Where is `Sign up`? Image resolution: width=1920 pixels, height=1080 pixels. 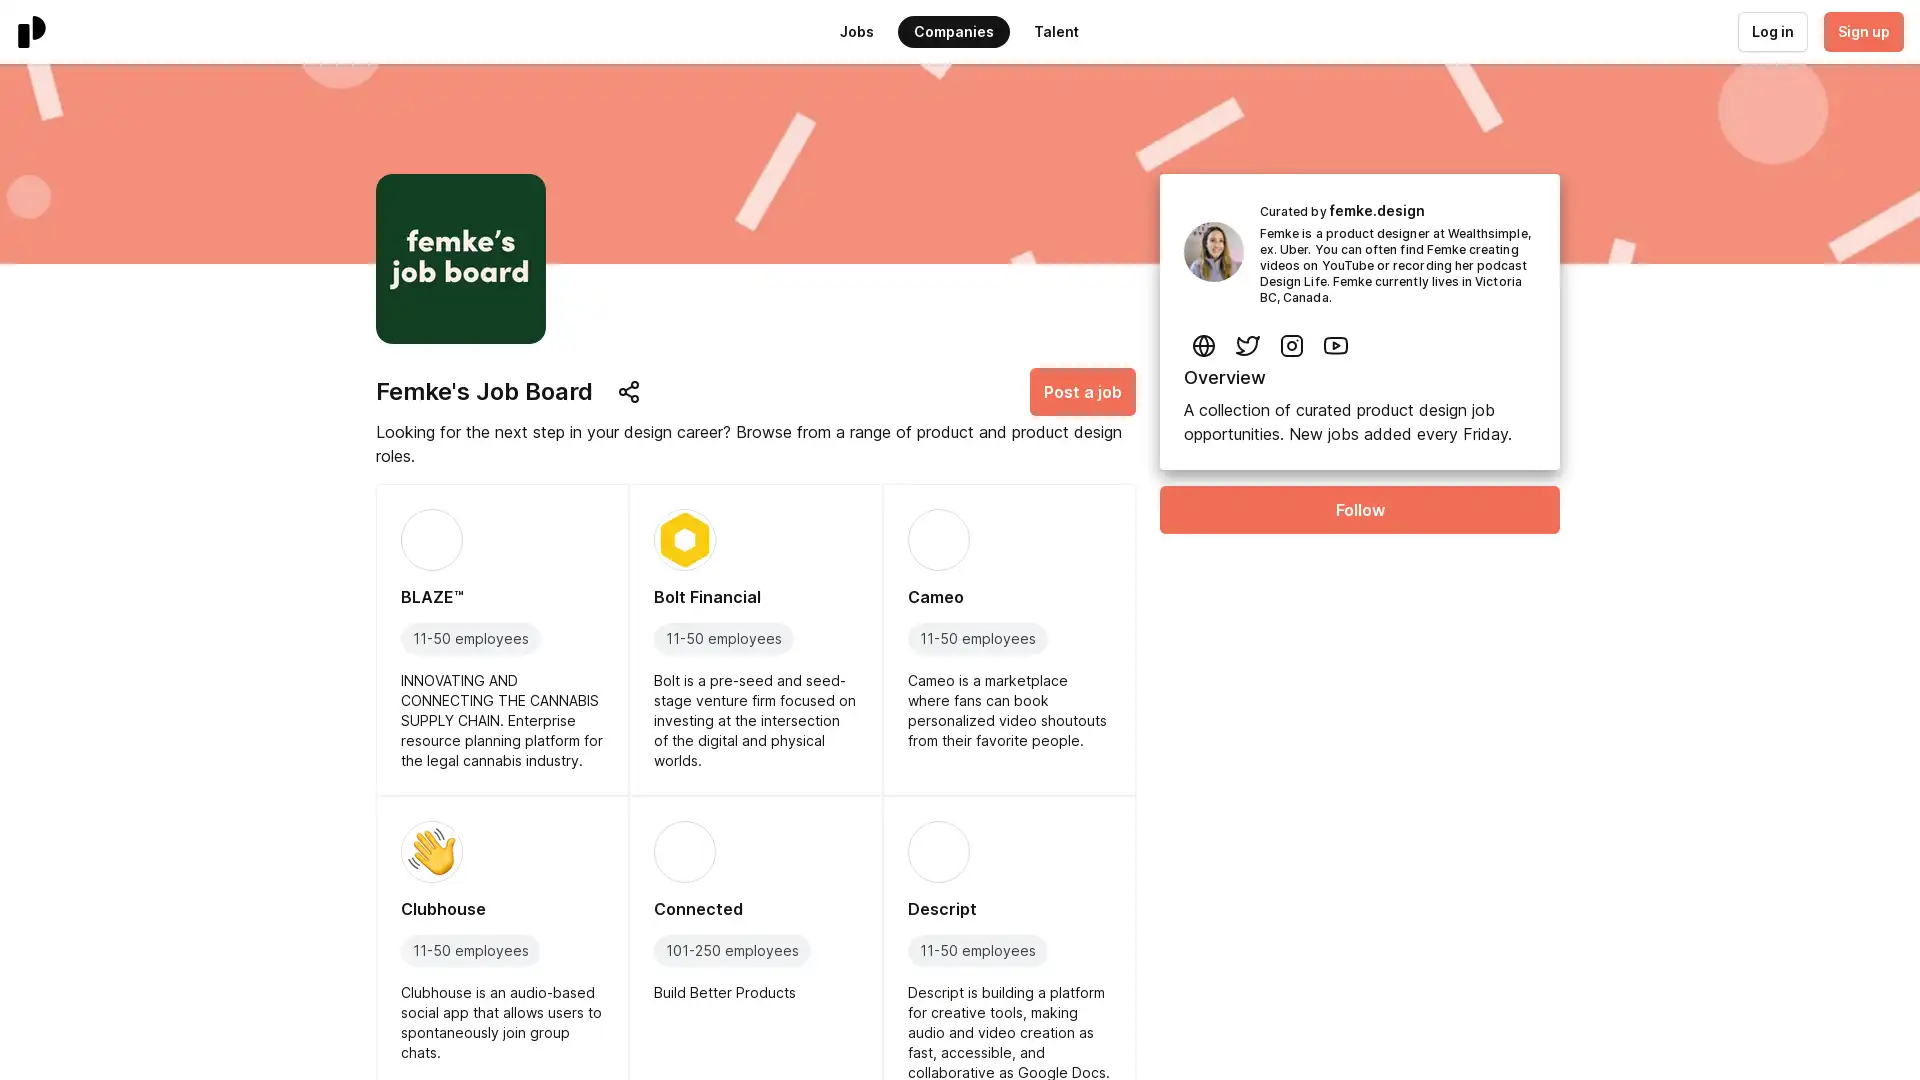 Sign up is located at coordinates (1861, 31).